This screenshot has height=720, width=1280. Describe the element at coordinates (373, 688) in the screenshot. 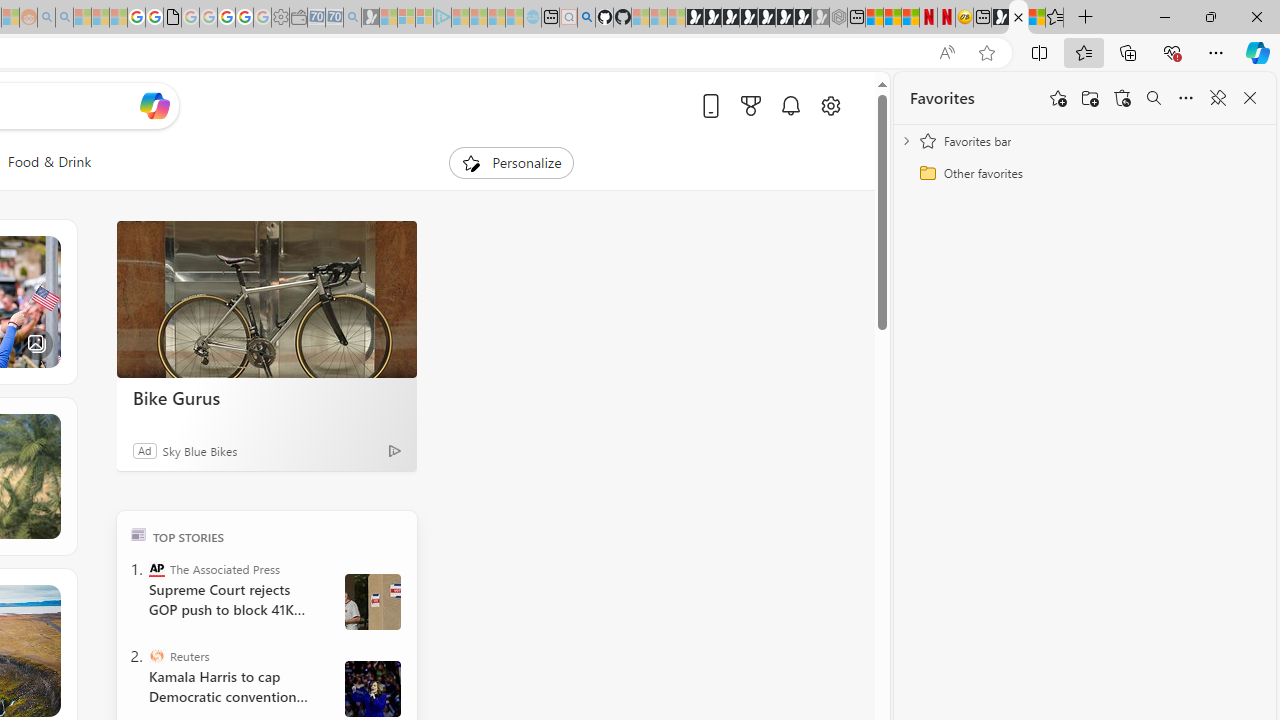

I see `' Harris and Walz campaign in Wisconsin'` at that location.